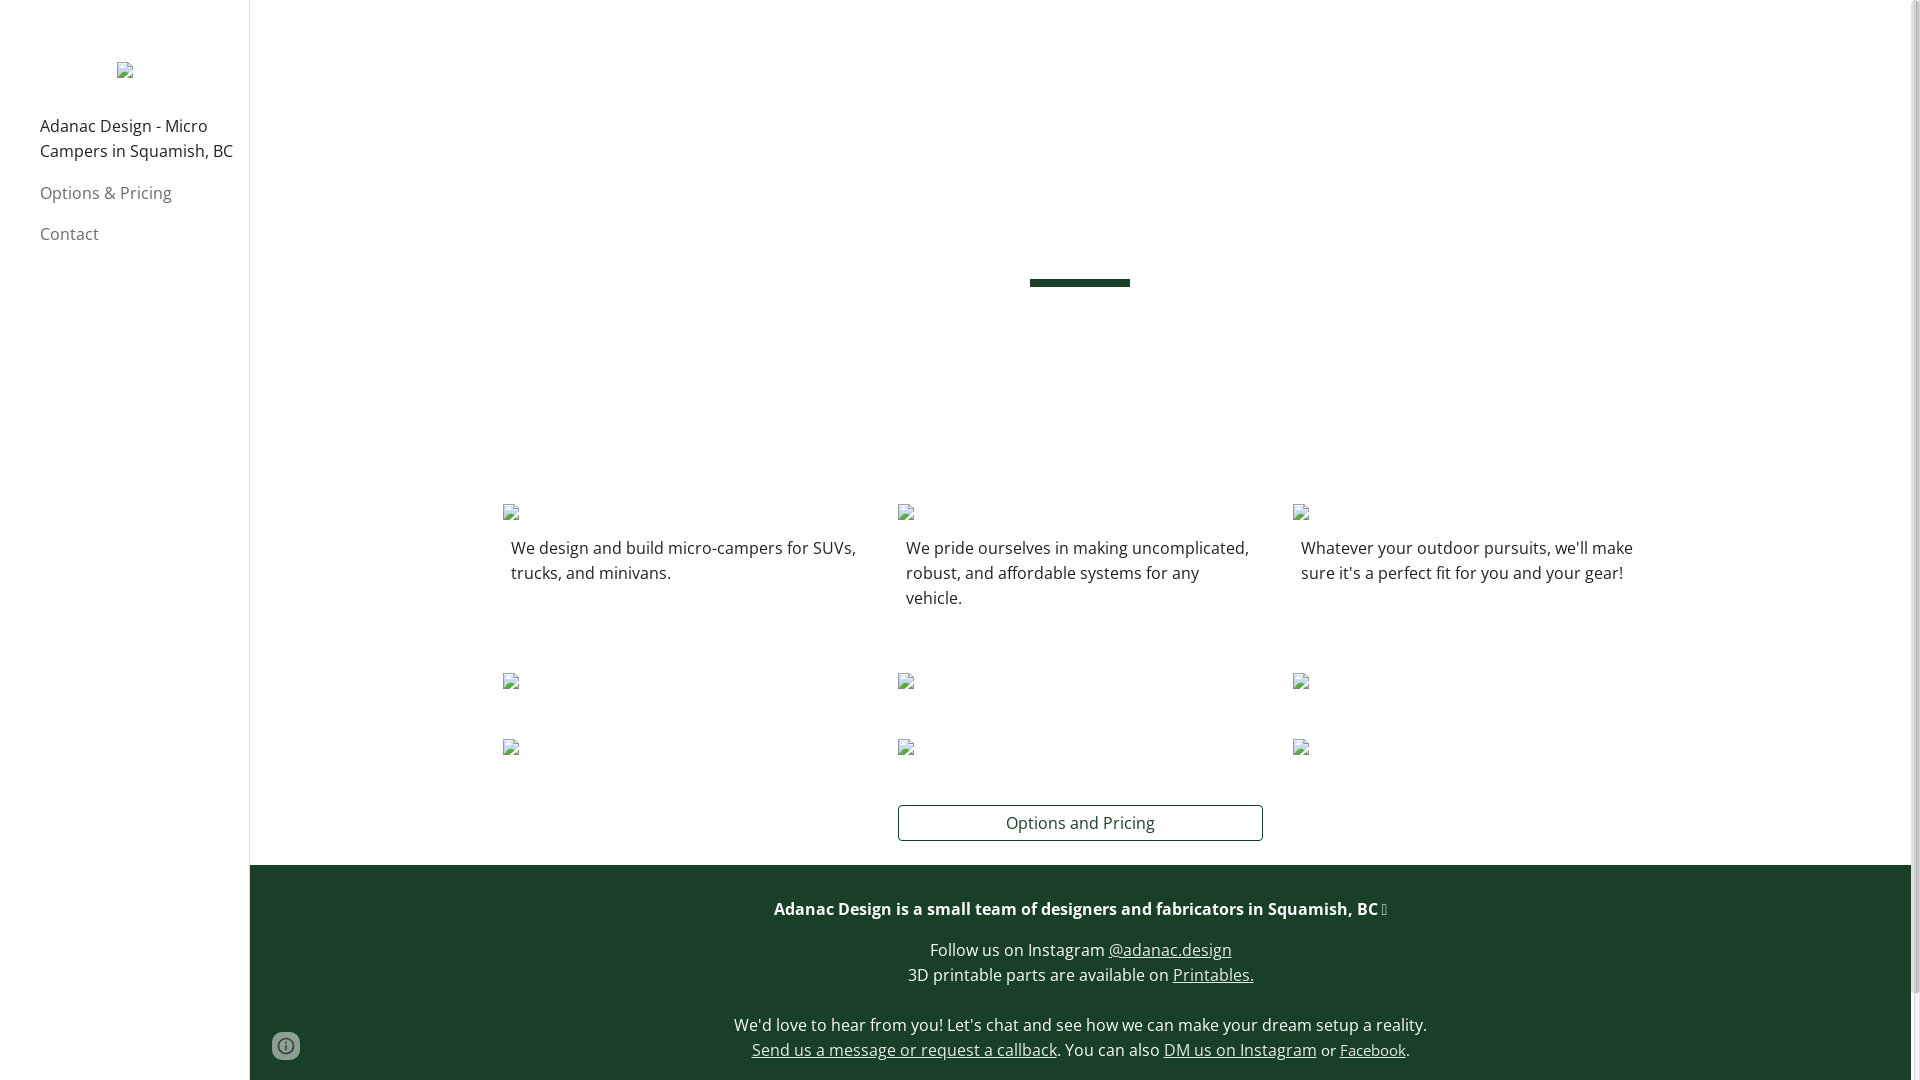  I want to click on 'DM us on Instagram', so click(1239, 1048).